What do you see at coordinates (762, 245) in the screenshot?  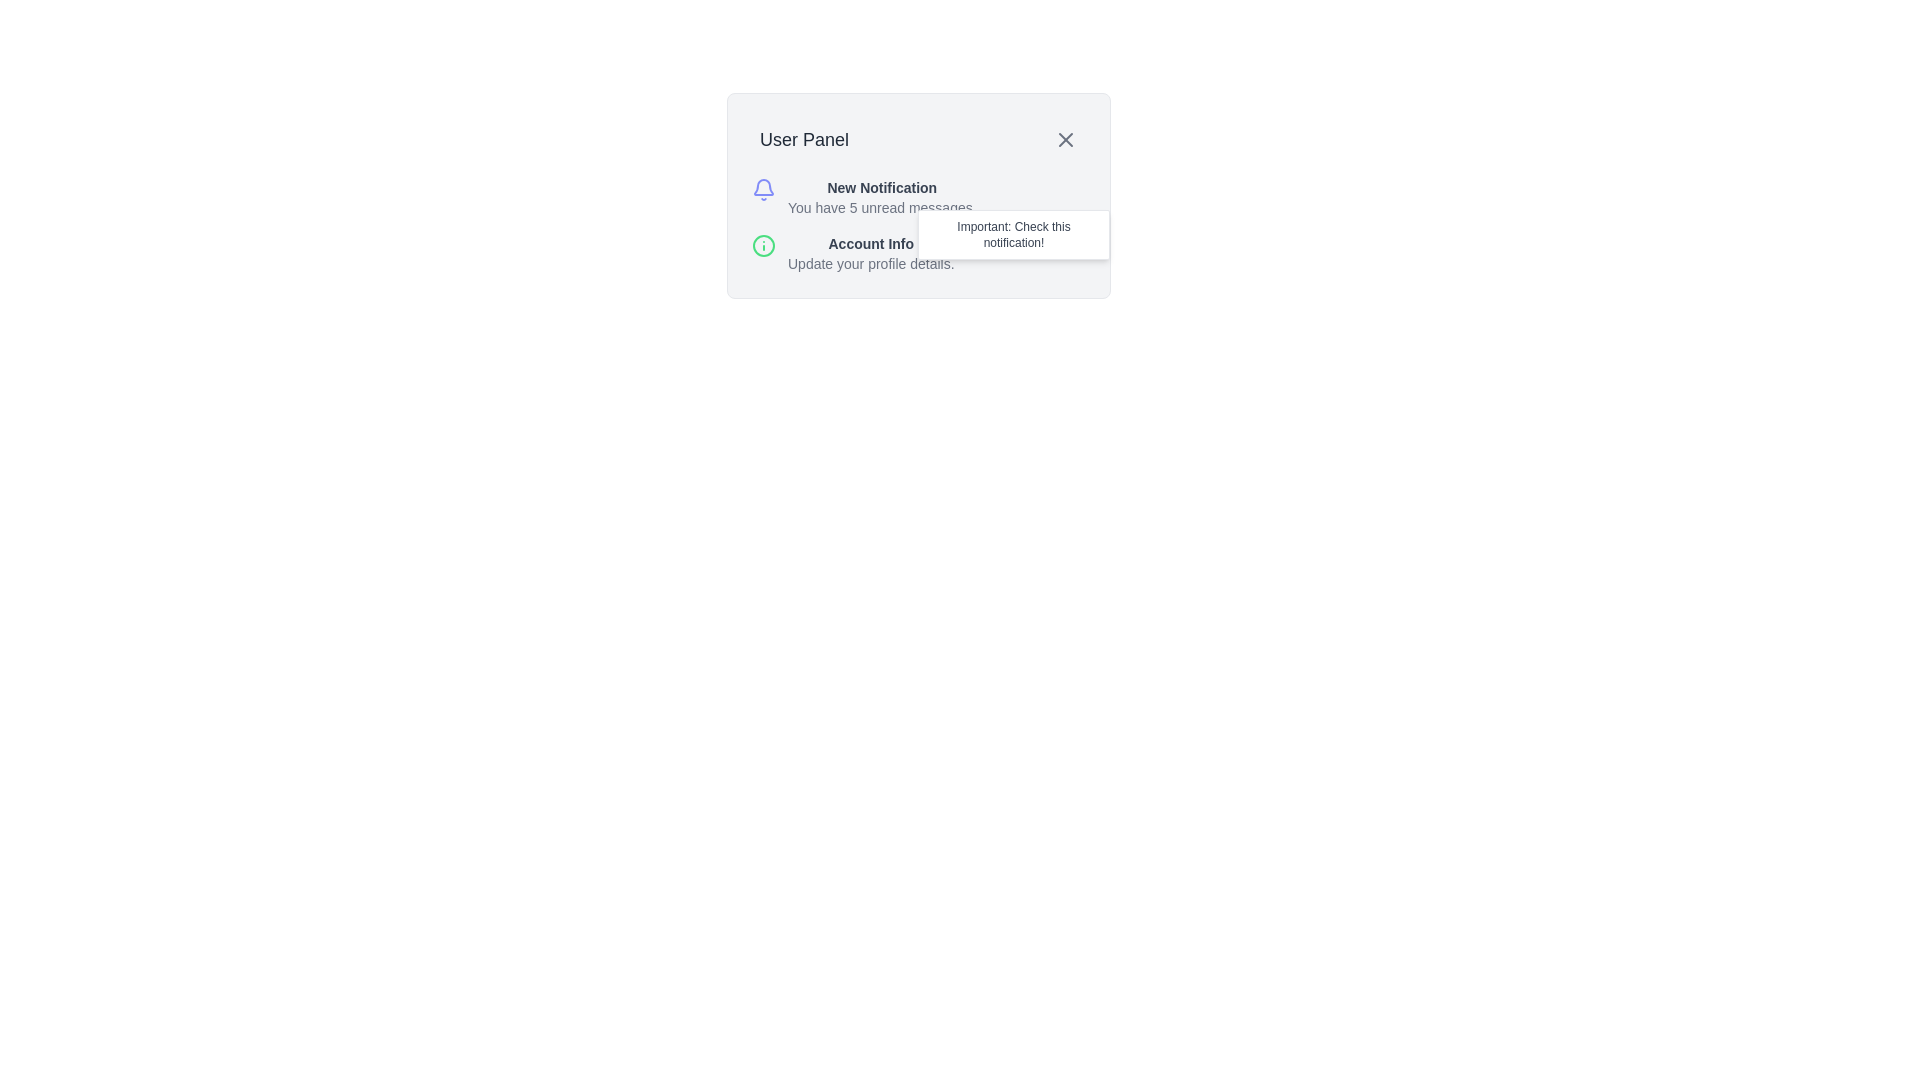 I see `the circular green information icon located to the left of the 'Account Info' text within the 'User Panel'` at bounding box center [762, 245].